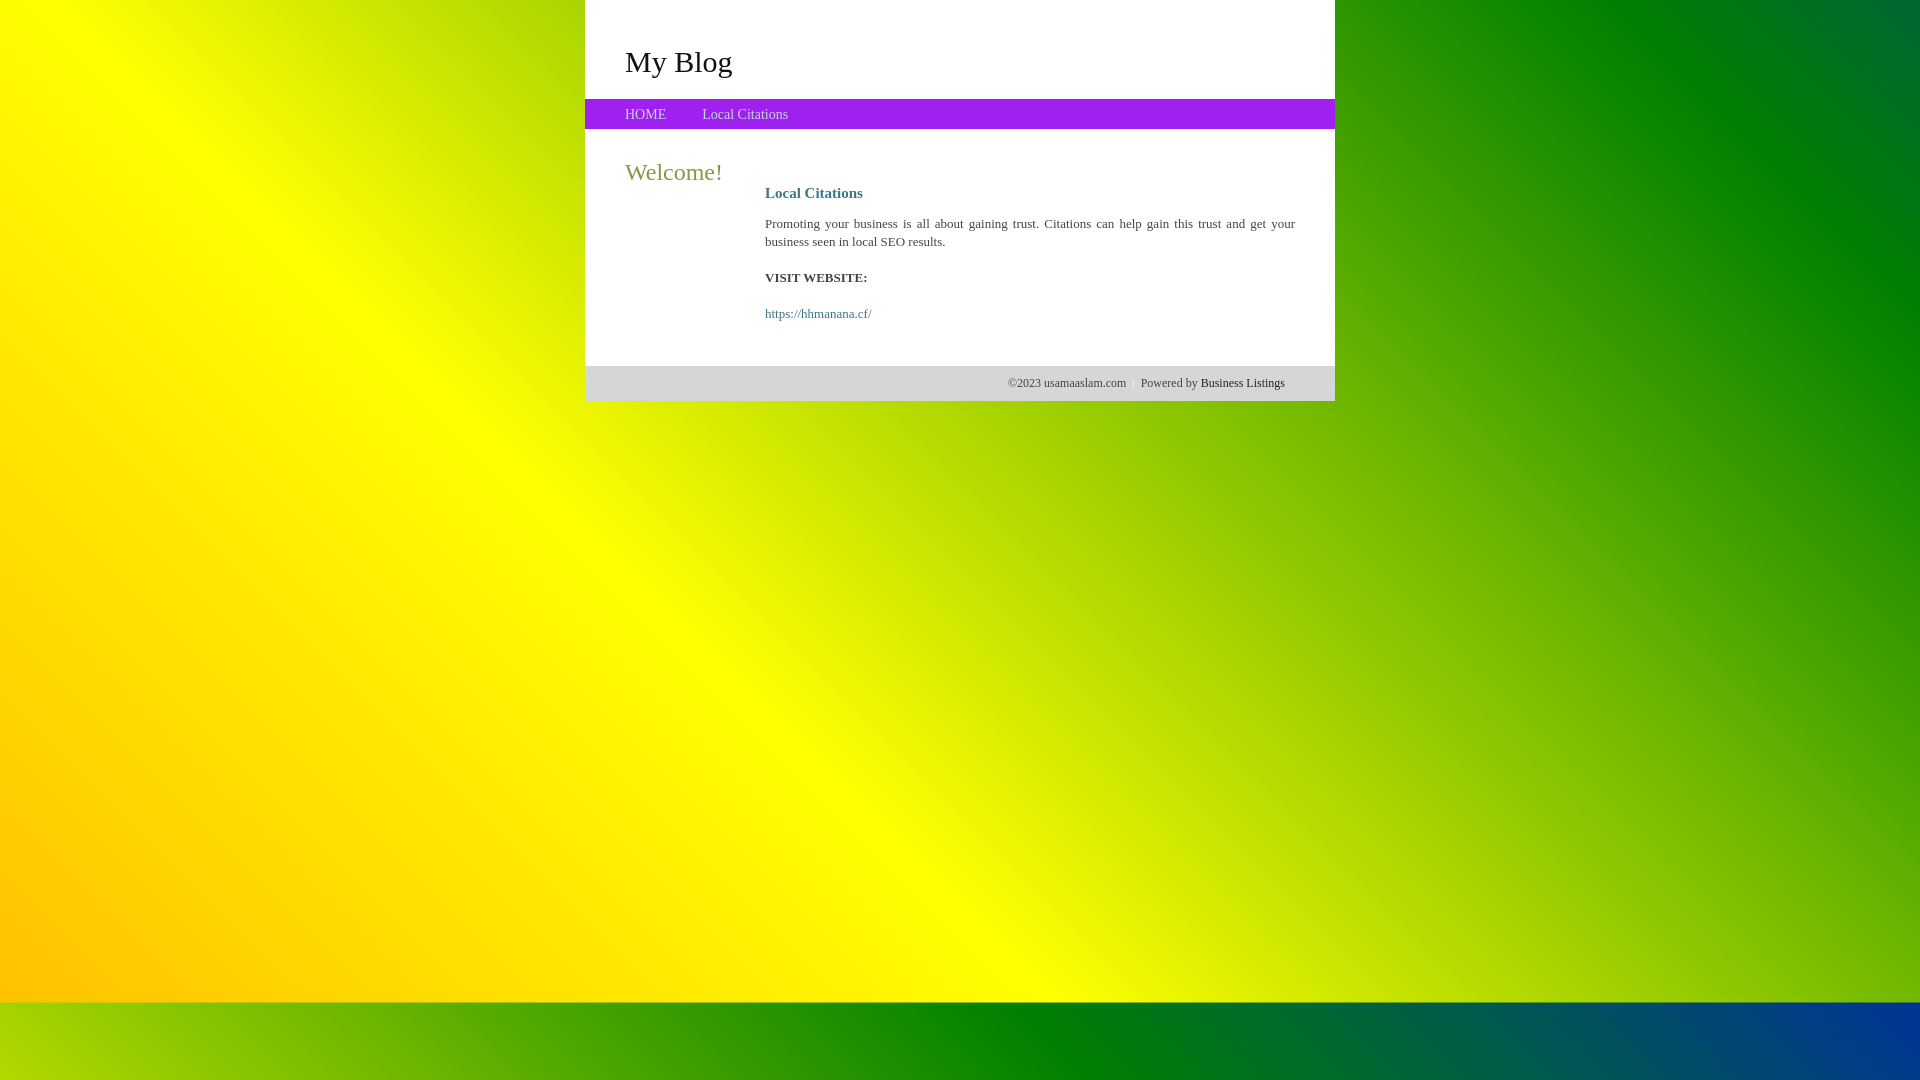  What do you see at coordinates (818, 313) in the screenshot?
I see `'https://hhmanana.cf/'` at bounding box center [818, 313].